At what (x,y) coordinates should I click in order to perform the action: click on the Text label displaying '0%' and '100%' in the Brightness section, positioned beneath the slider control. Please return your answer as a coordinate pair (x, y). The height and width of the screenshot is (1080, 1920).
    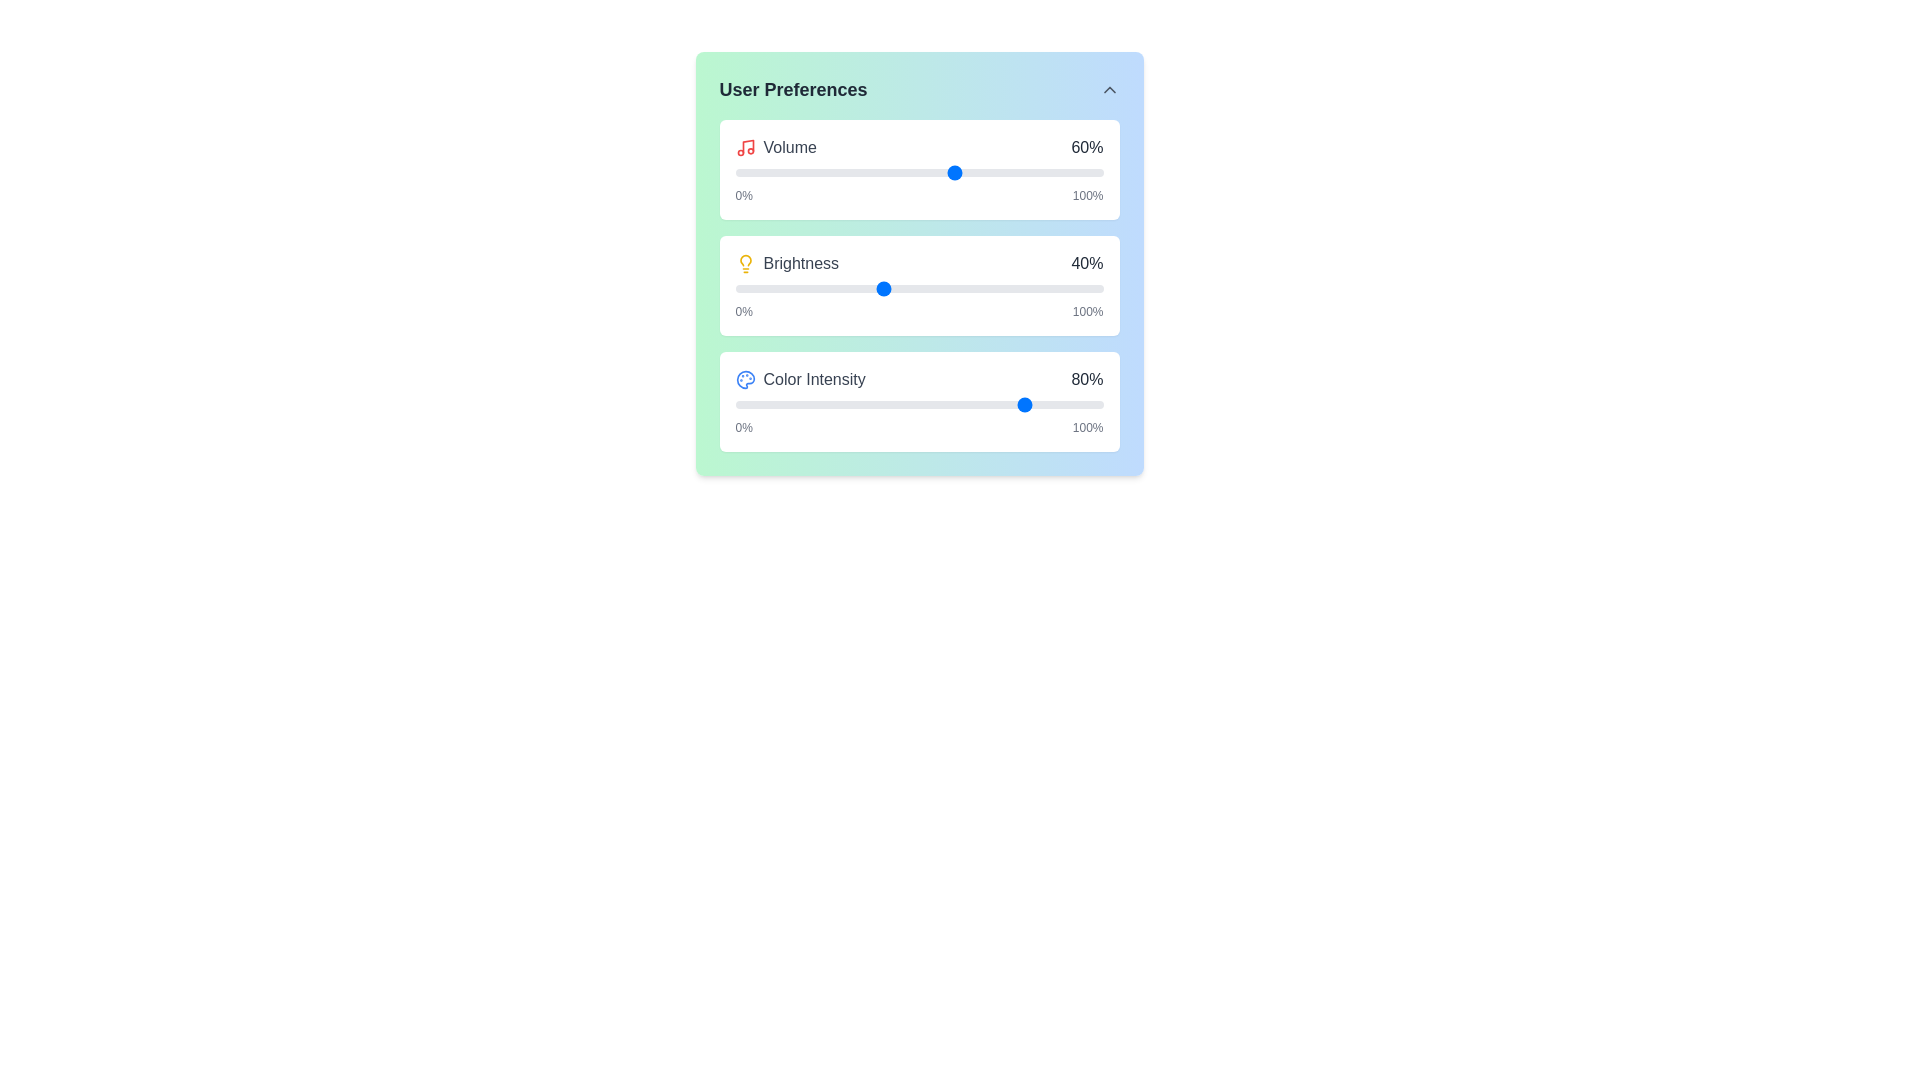
    Looking at the image, I should click on (918, 312).